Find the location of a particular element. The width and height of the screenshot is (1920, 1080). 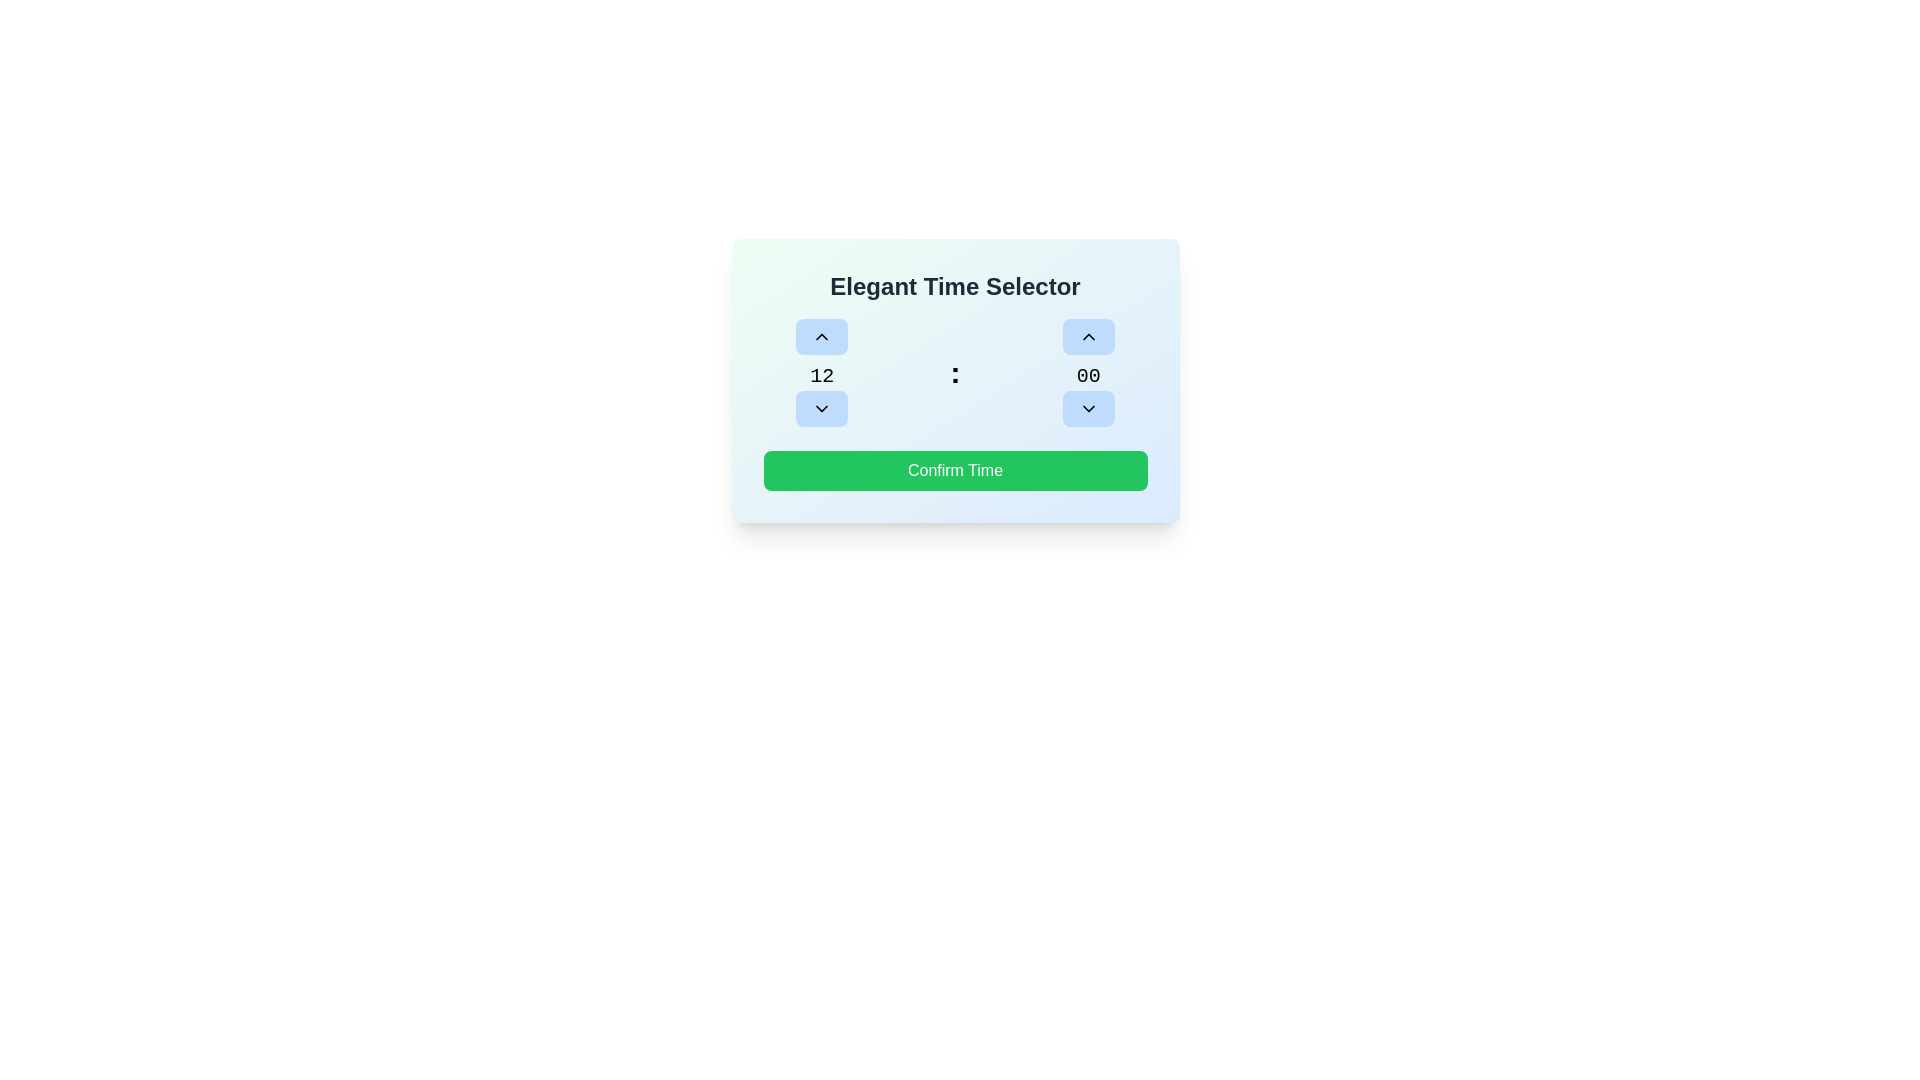

the increment button for hours input in the time selector is located at coordinates (822, 335).